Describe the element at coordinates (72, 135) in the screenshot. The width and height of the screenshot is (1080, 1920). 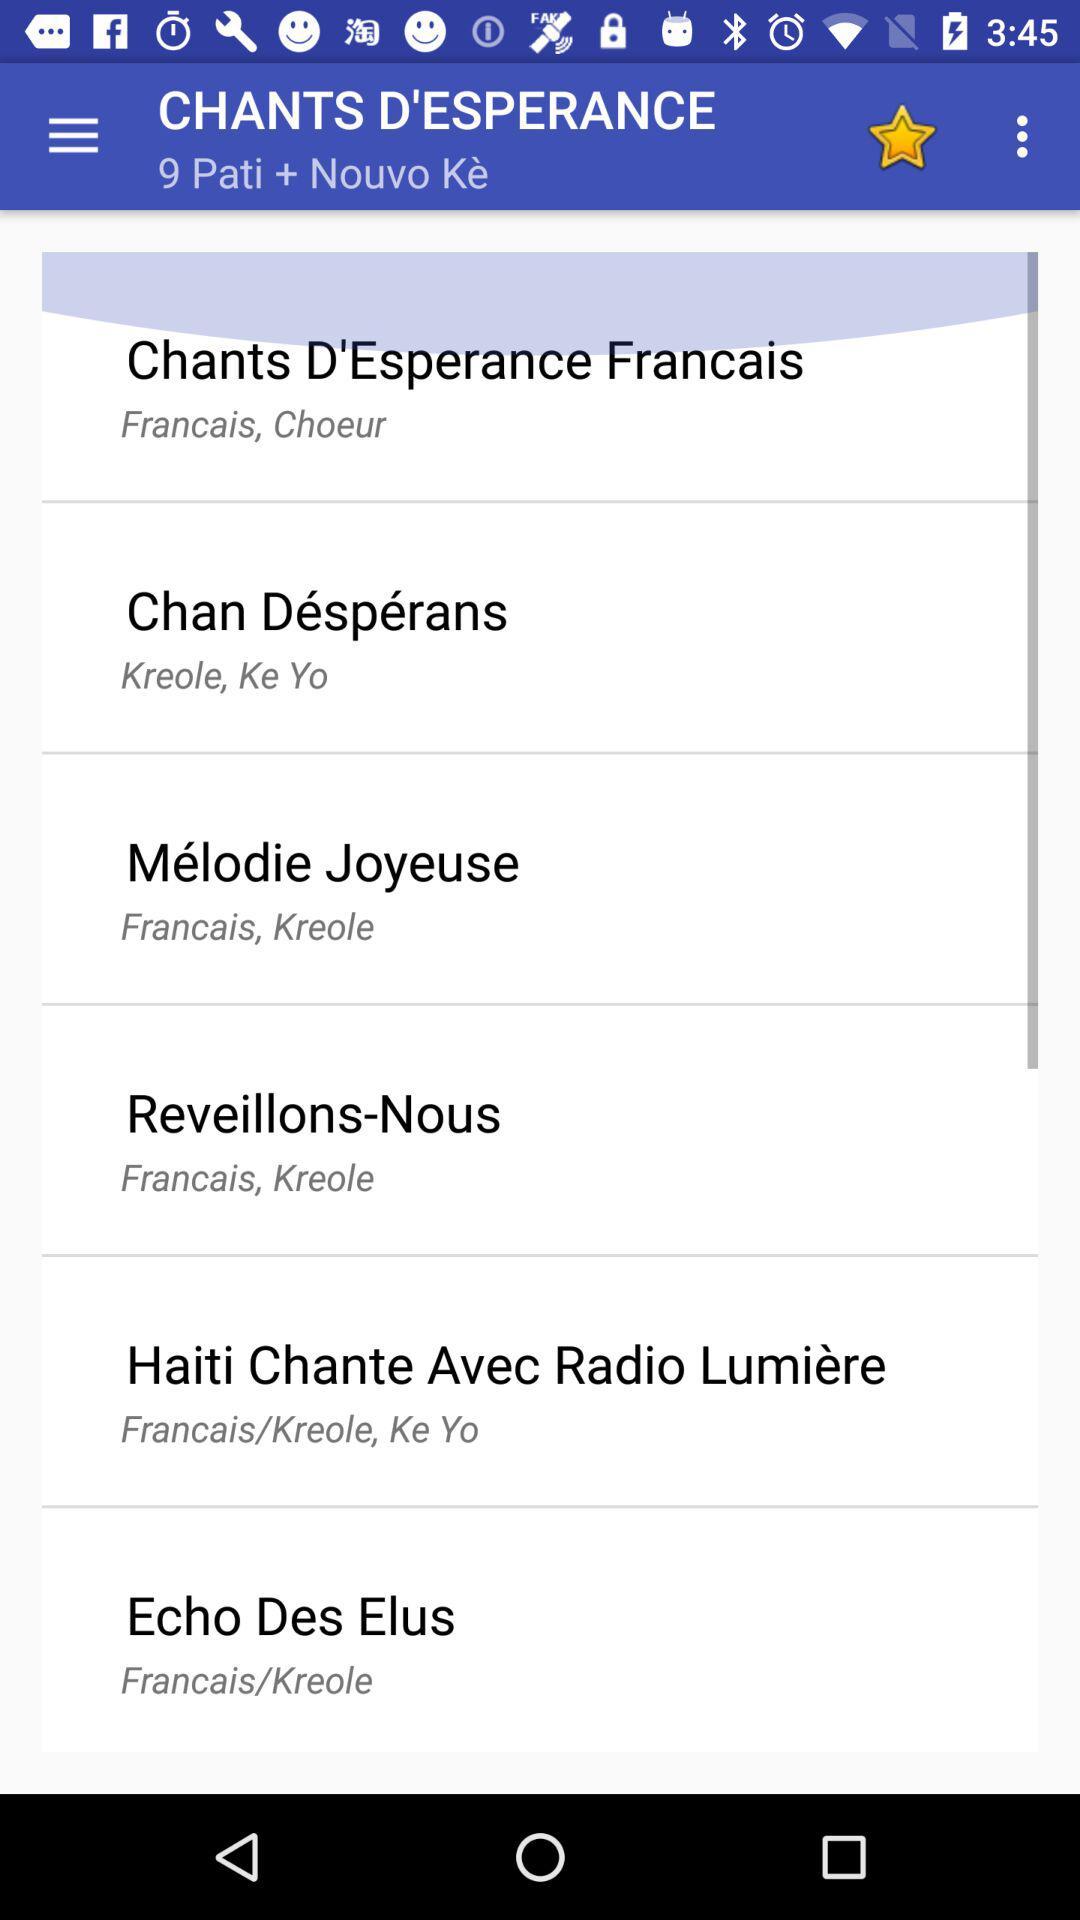
I see `item above chants d esperance` at that location.